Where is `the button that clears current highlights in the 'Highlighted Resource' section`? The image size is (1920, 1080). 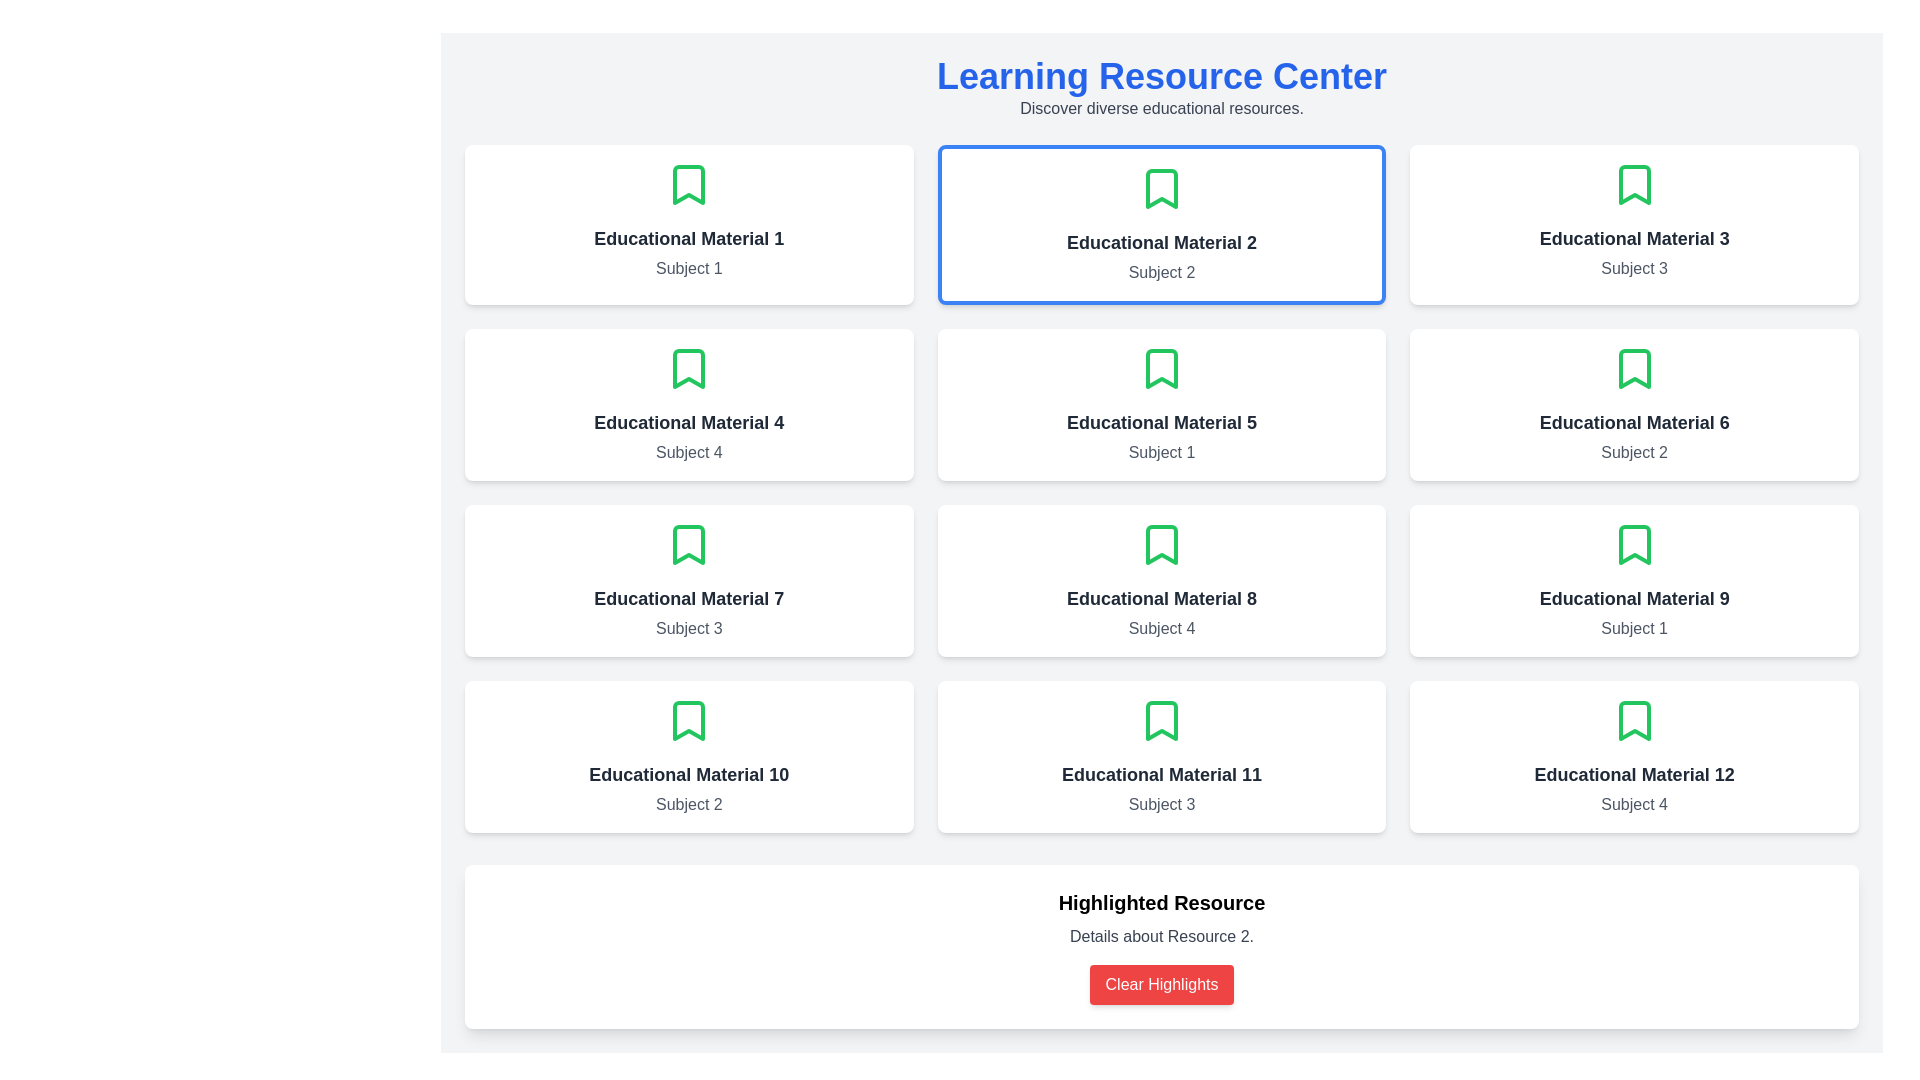
the button that clears current highlights in the 'Highlighted Resource' section is located at coordinates (1161, 983).